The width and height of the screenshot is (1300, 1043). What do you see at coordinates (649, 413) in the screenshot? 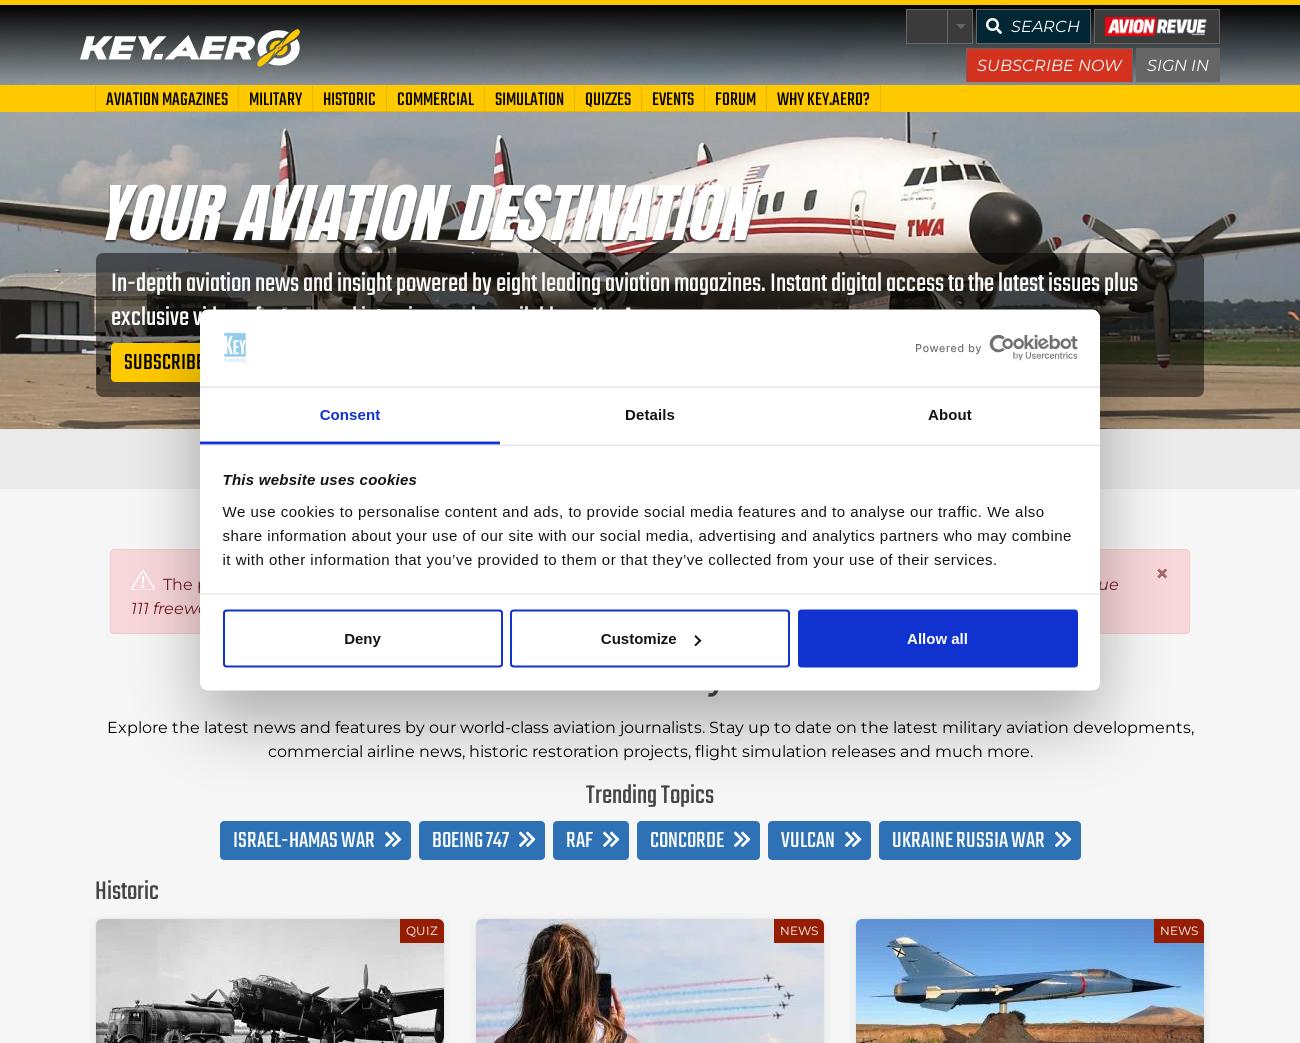
I see `'Details'` at bounding box center [649, 413].